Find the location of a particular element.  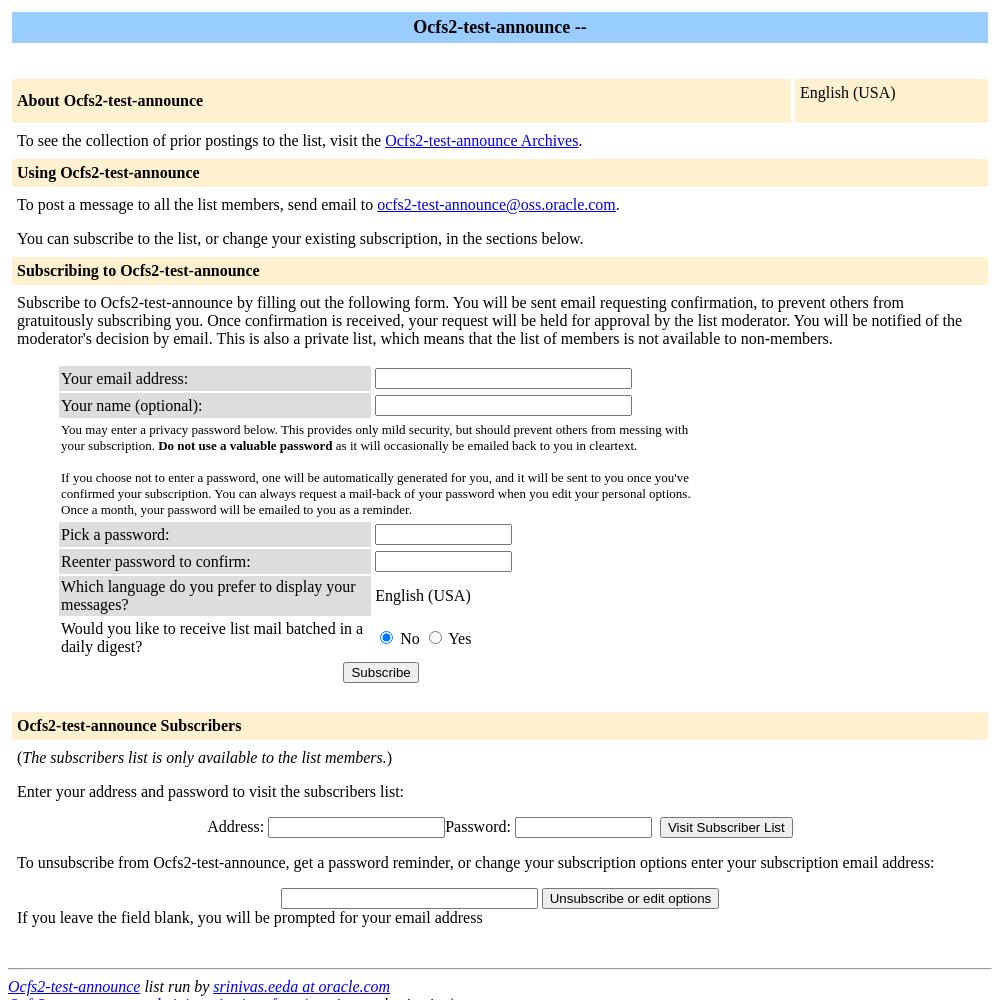

'You can subscribe to the list, or change your existing
	    subscription, in the sections below.' is located at coordinates (17, 237).